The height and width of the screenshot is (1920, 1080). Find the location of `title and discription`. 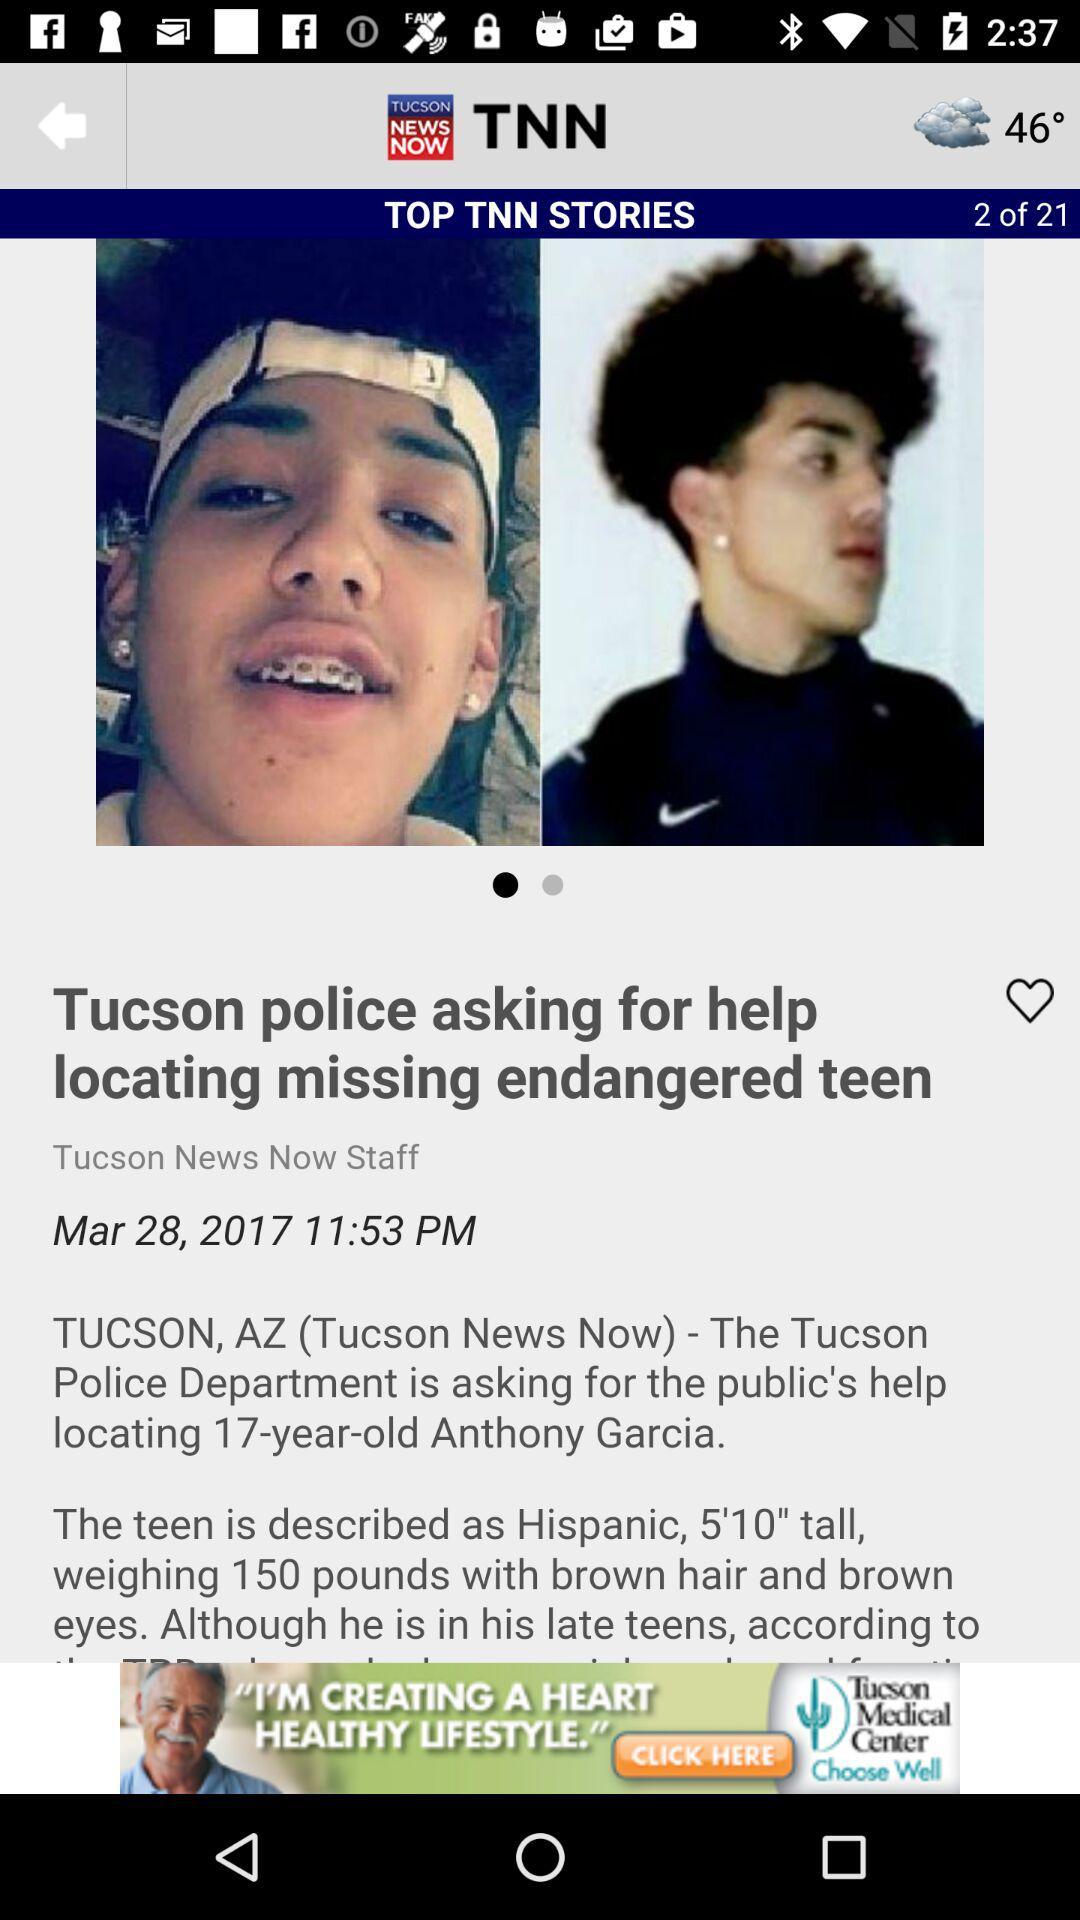

title and discription is located at coordinates (540, 1293).